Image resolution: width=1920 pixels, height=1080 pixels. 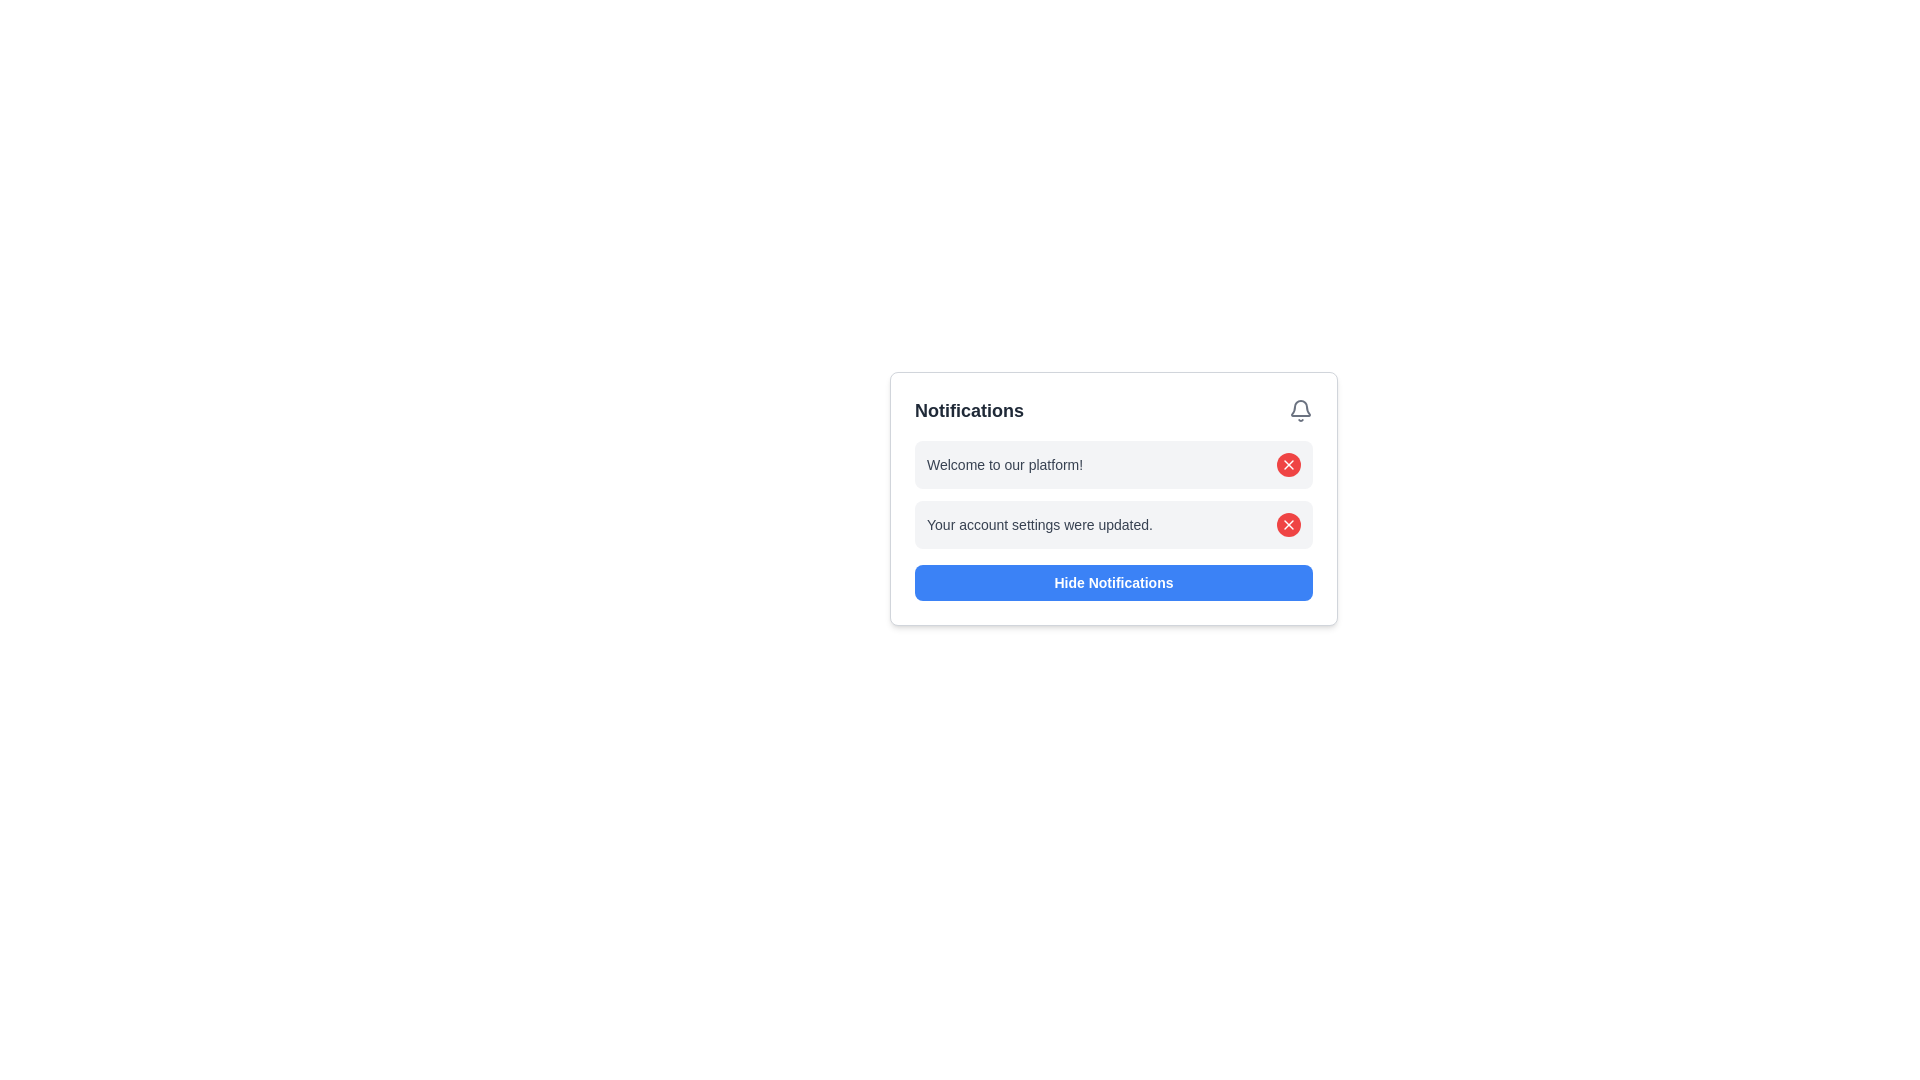 I want to click on the notification indicator icon located in the top-right corner of the notification panel, so click(x=1300, y=407).